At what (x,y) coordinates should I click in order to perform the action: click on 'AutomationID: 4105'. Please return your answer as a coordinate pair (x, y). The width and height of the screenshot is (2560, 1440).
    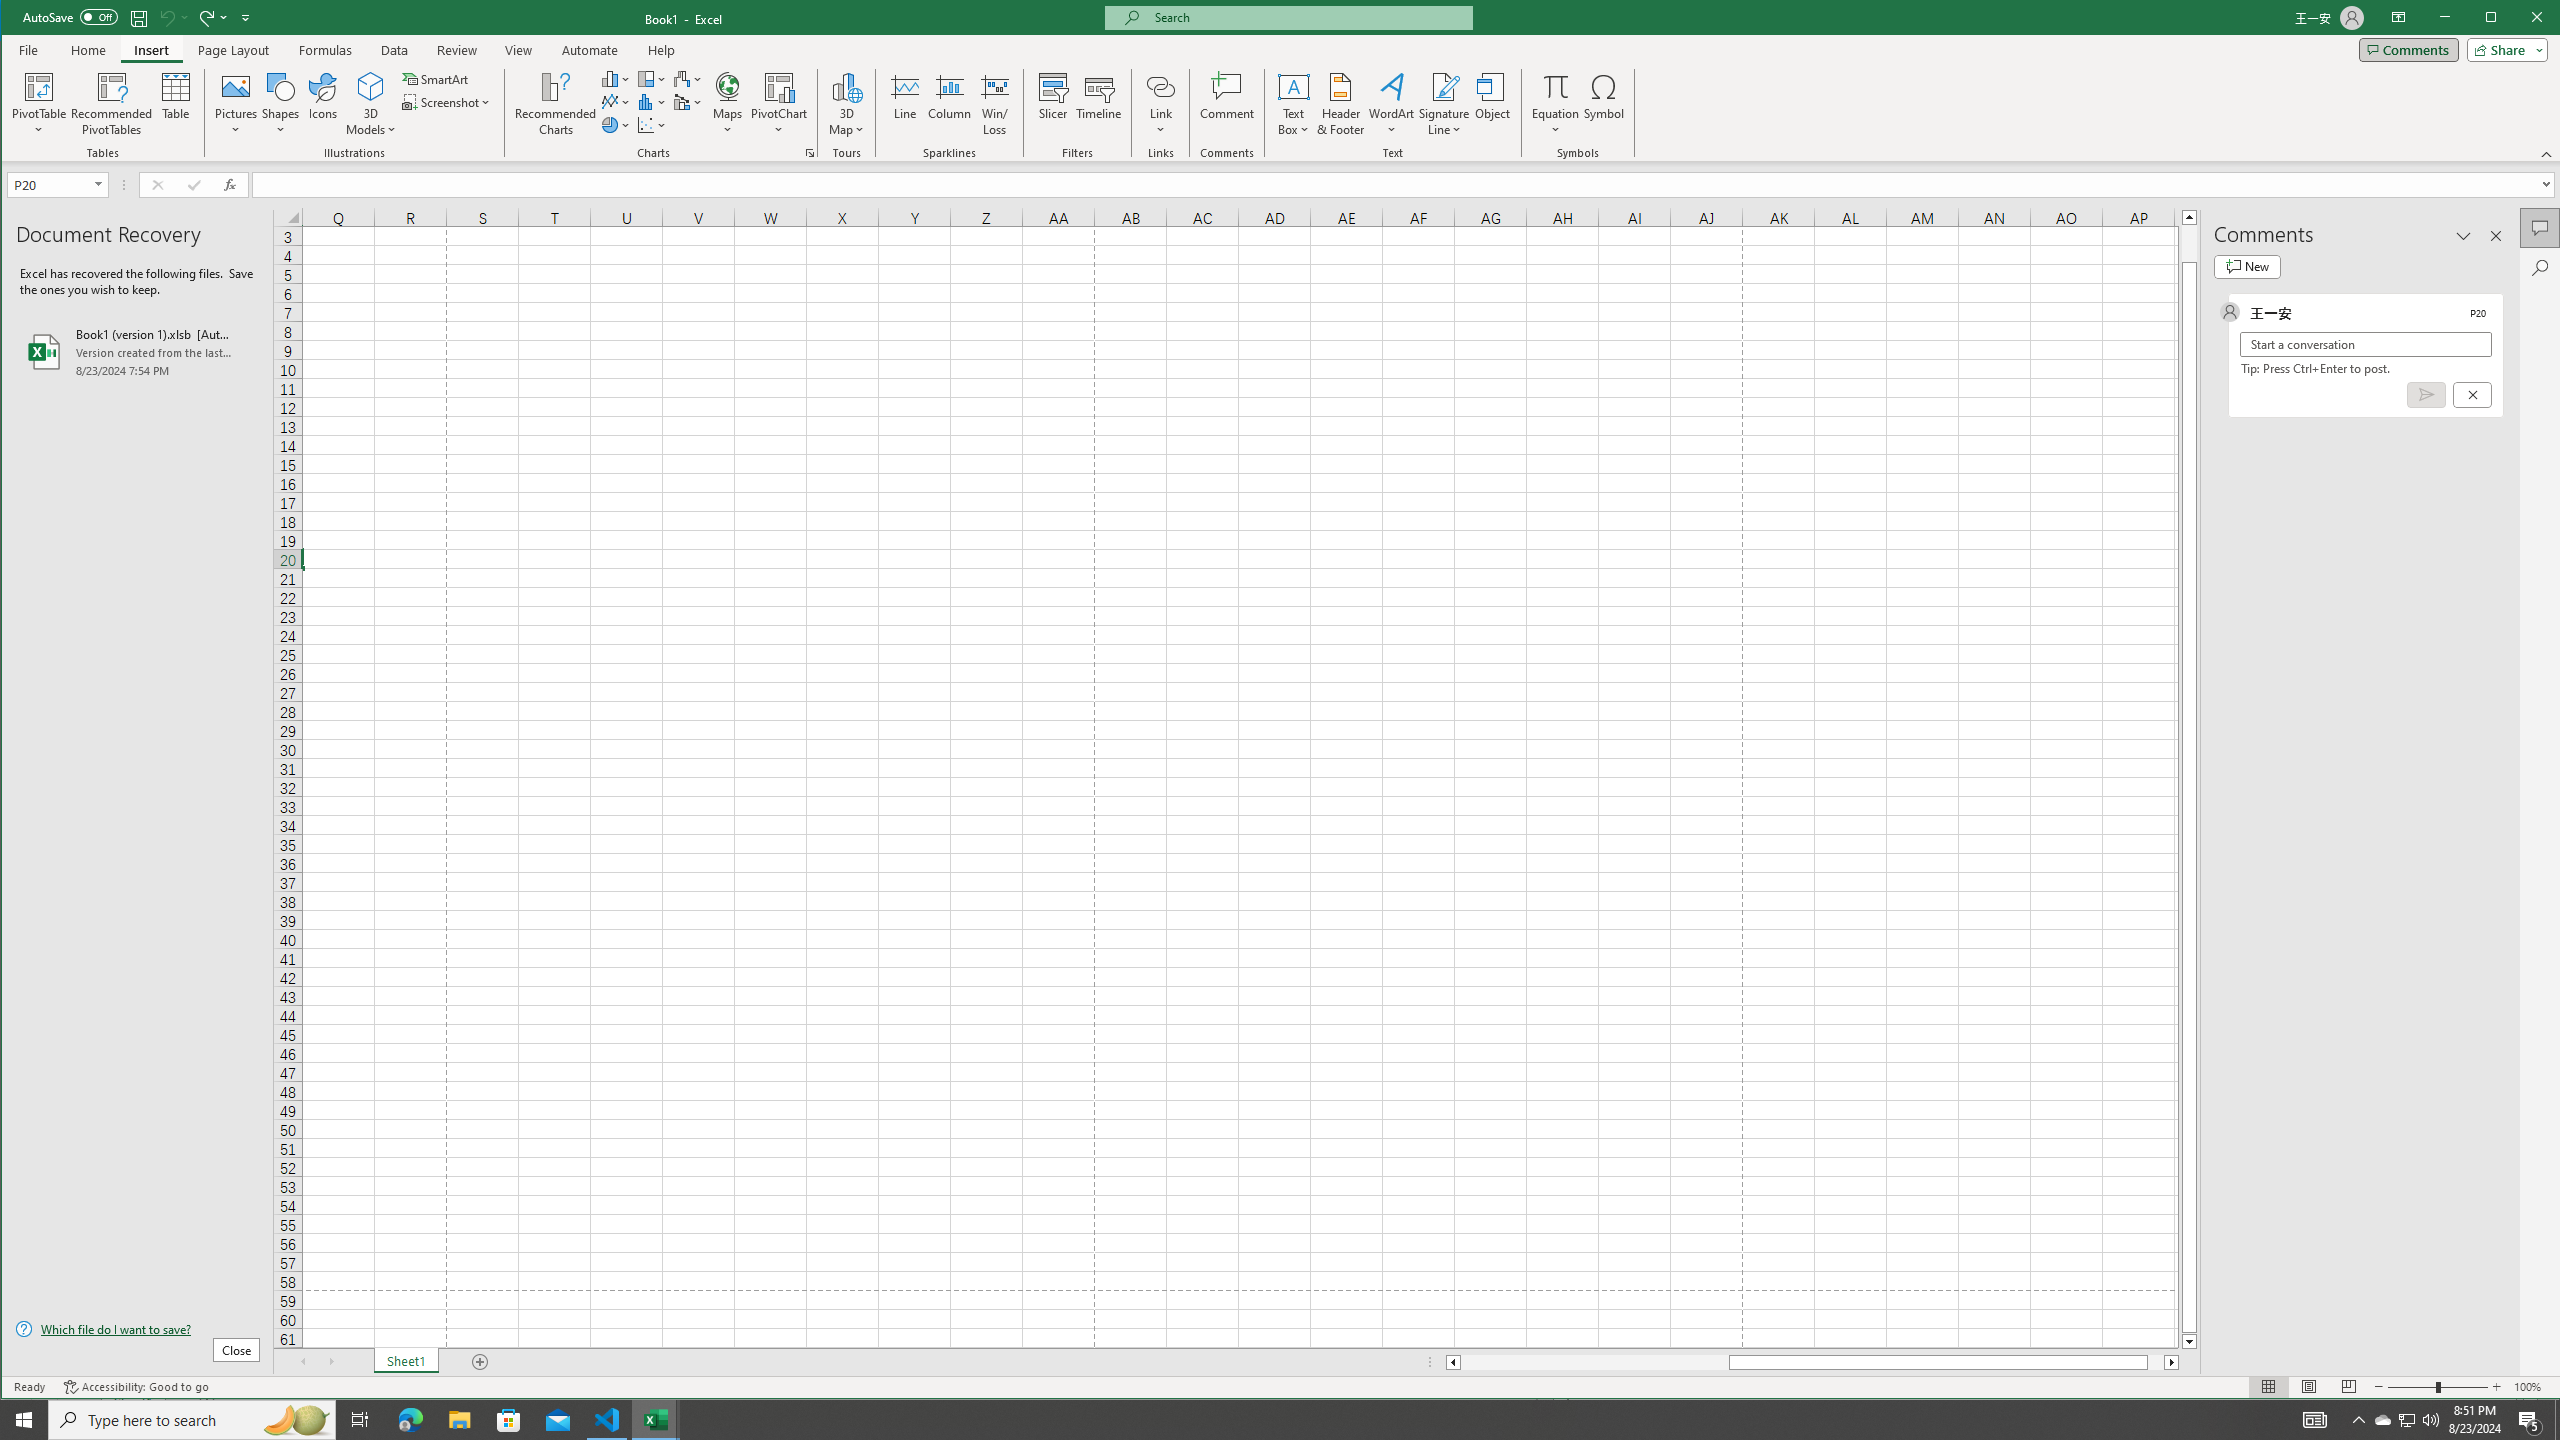
    Looking at the image, I should click on (2315, 1418).